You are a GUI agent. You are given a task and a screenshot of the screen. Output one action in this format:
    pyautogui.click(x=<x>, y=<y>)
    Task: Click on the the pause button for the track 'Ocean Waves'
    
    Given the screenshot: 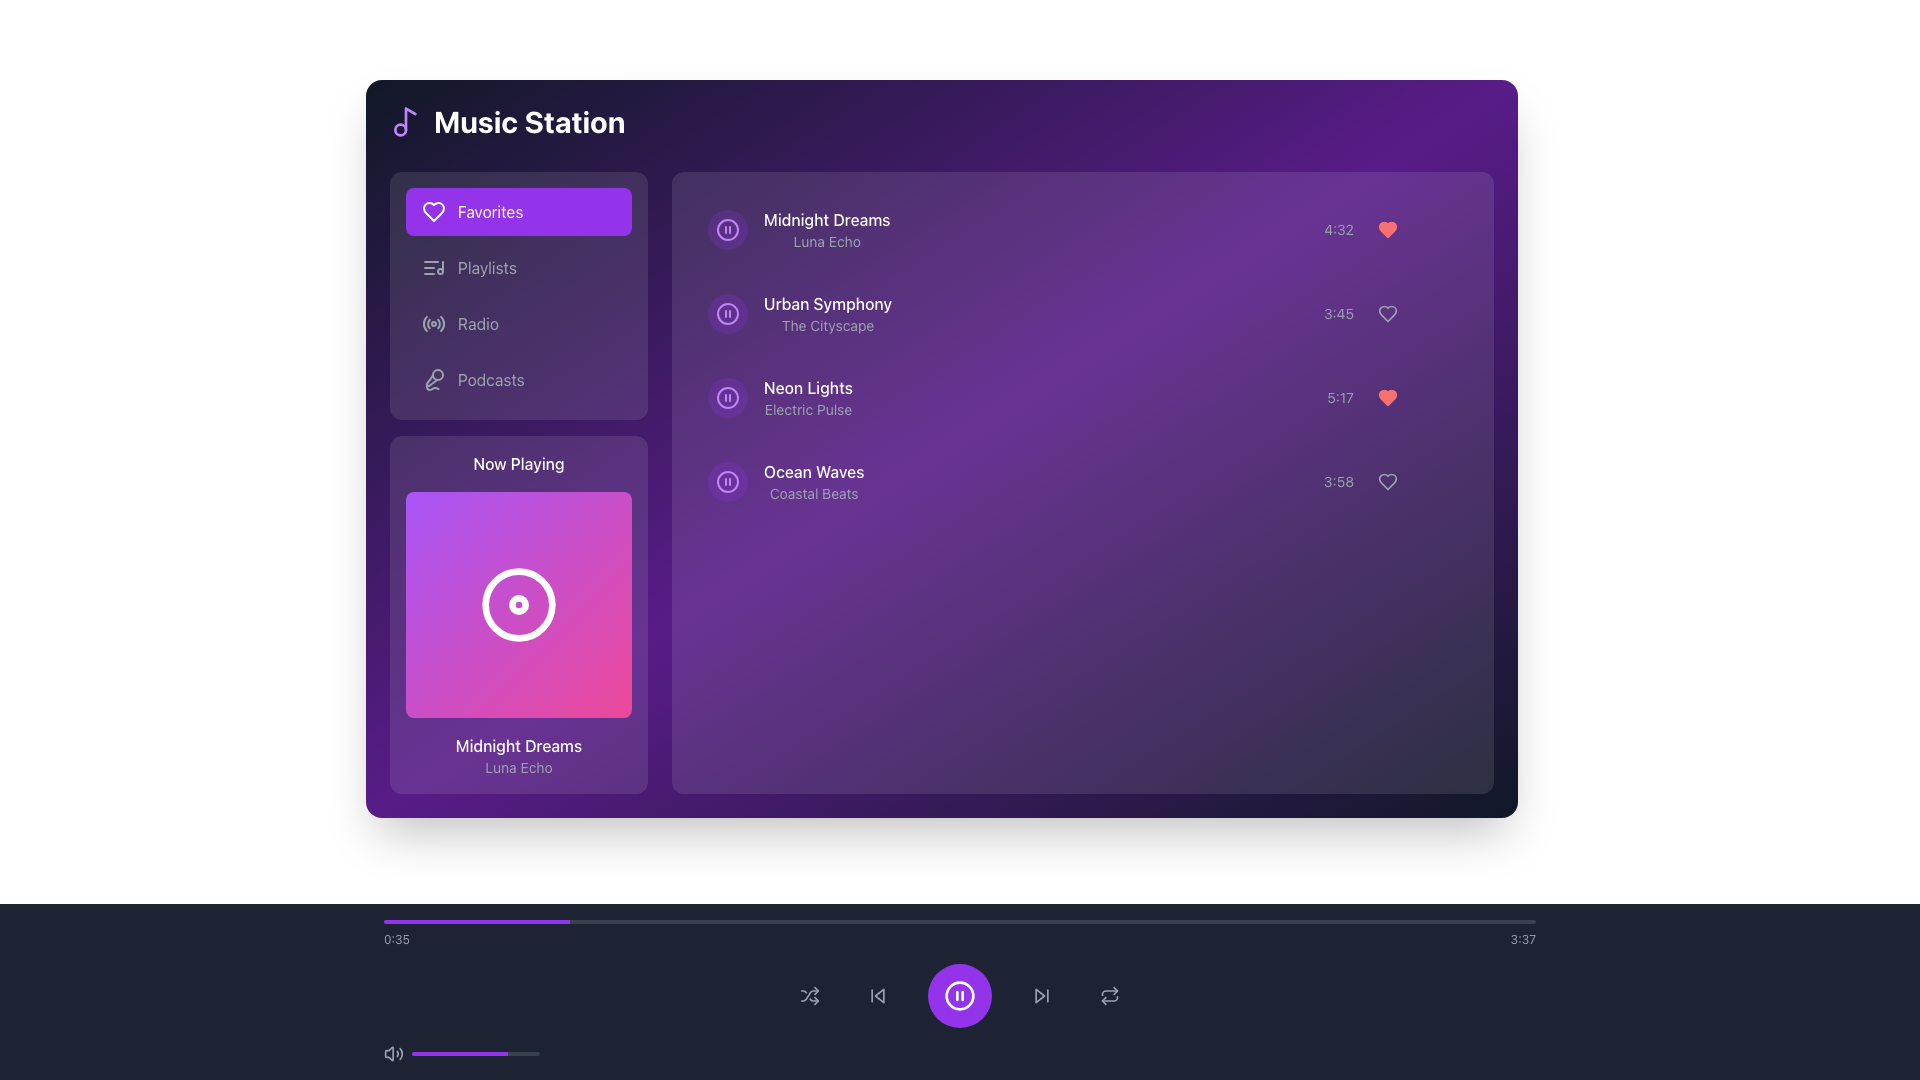 What is the action you would take?
    pyautogui.click(x=727, y=482)
    